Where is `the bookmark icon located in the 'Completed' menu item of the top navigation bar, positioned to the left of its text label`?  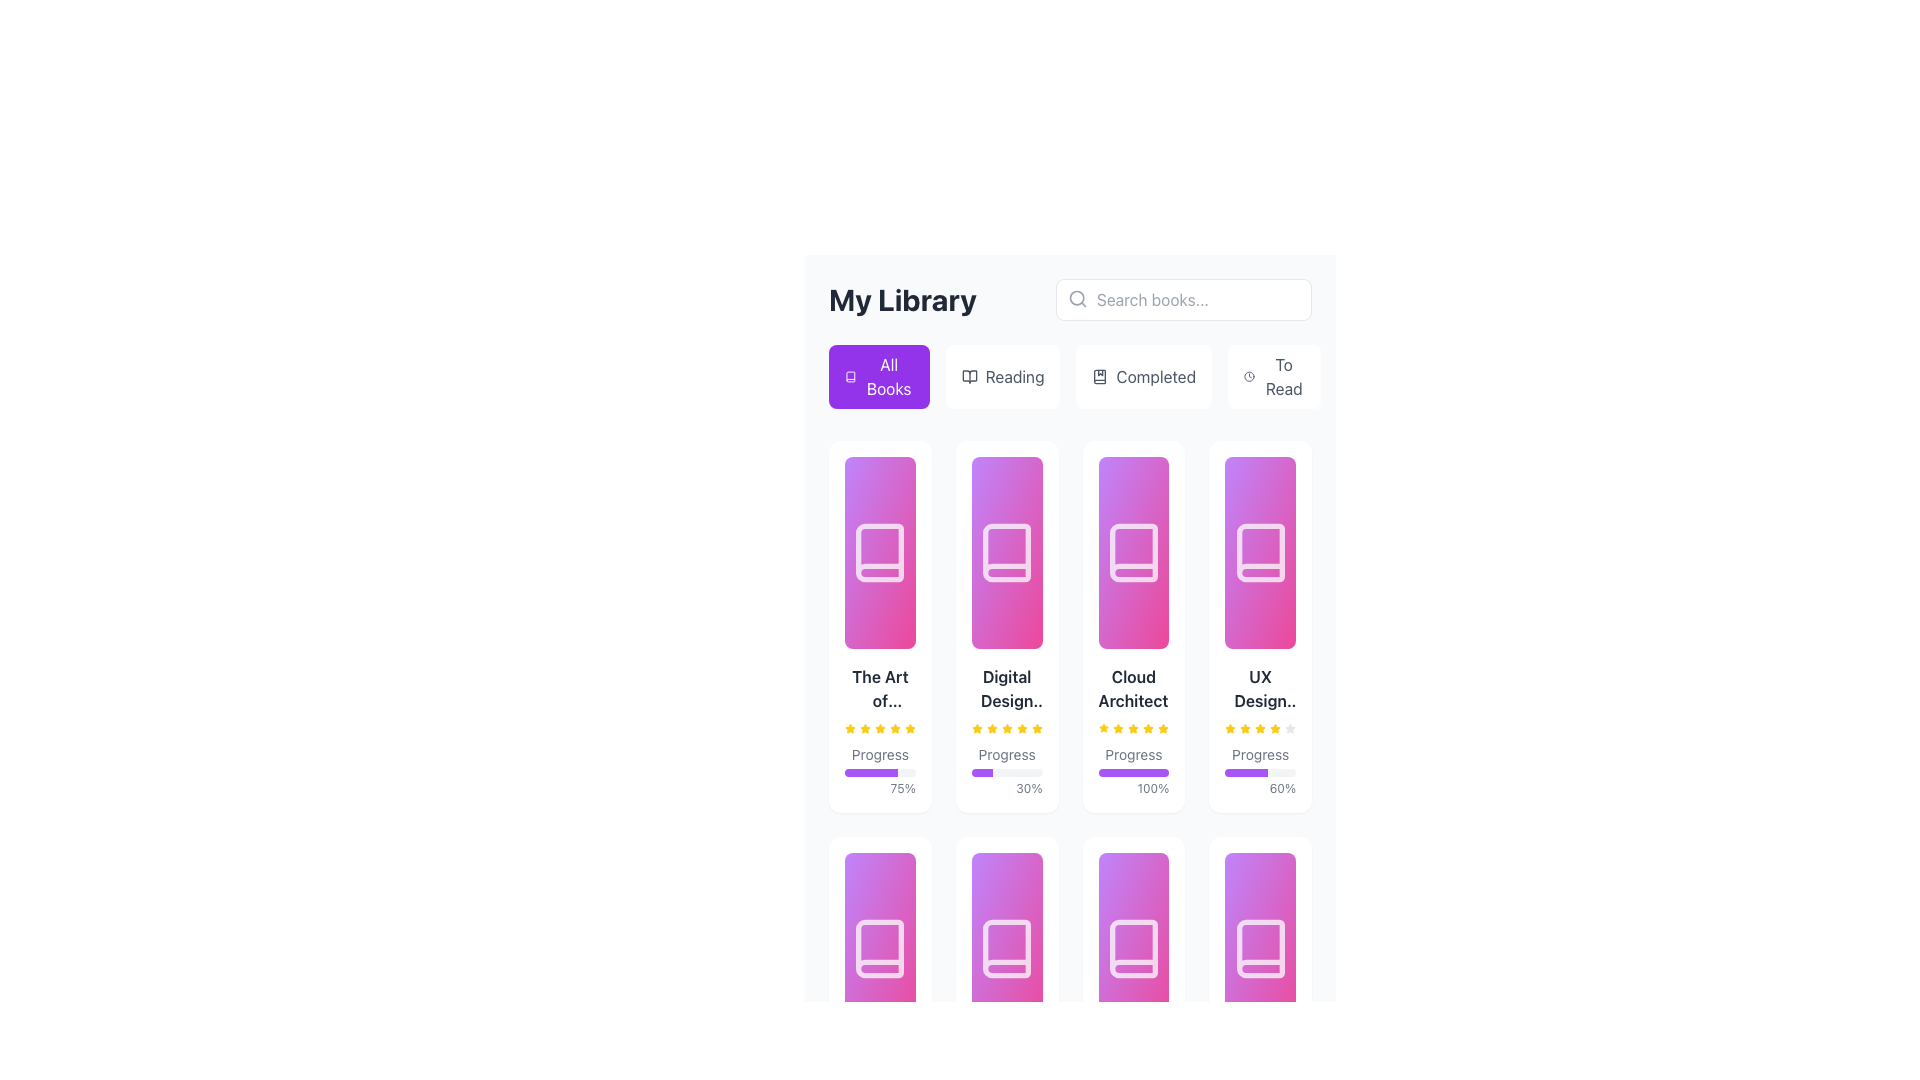
the bookmark icon located in the 'Completed' menu item of the top navigation bar, positioned to the left of its text label is located at coordinates (1099, 377).